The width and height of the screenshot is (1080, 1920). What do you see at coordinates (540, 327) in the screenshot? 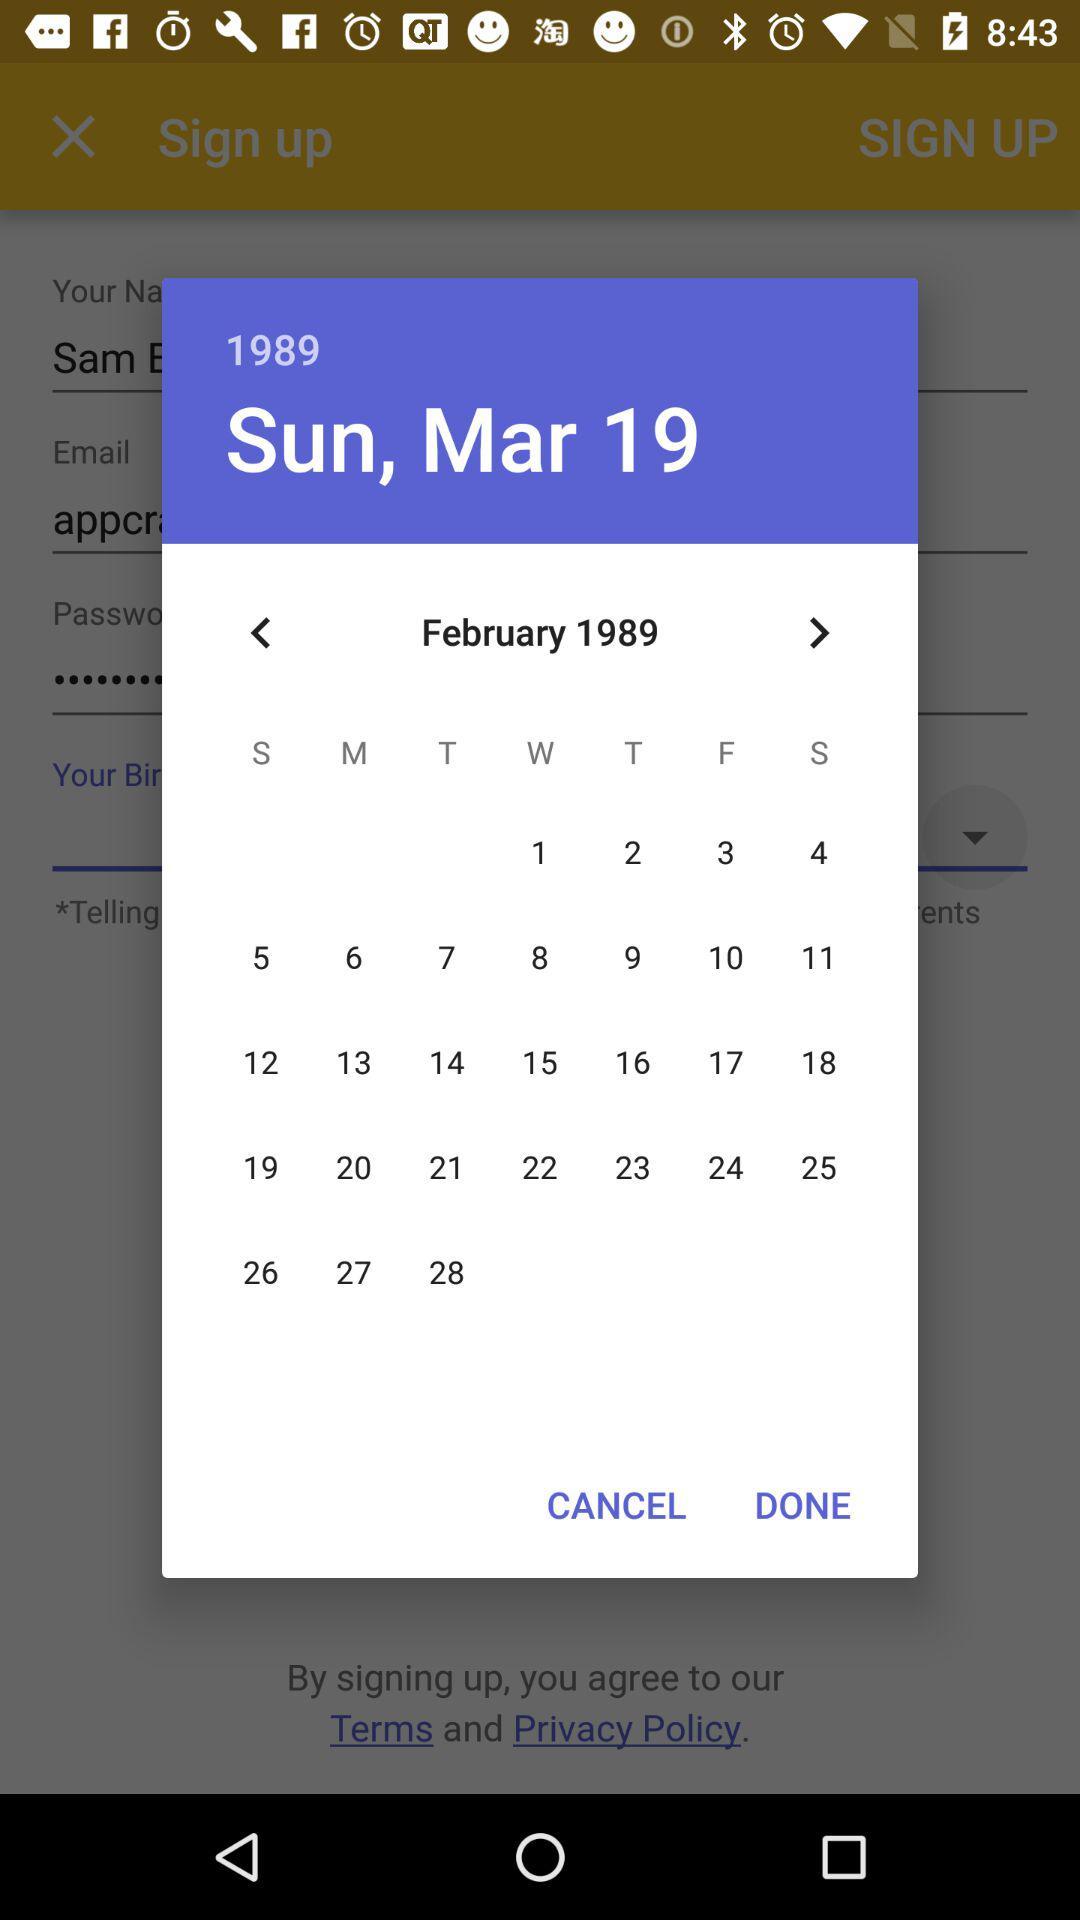
I see `1989` at bounding box center [540, 327].